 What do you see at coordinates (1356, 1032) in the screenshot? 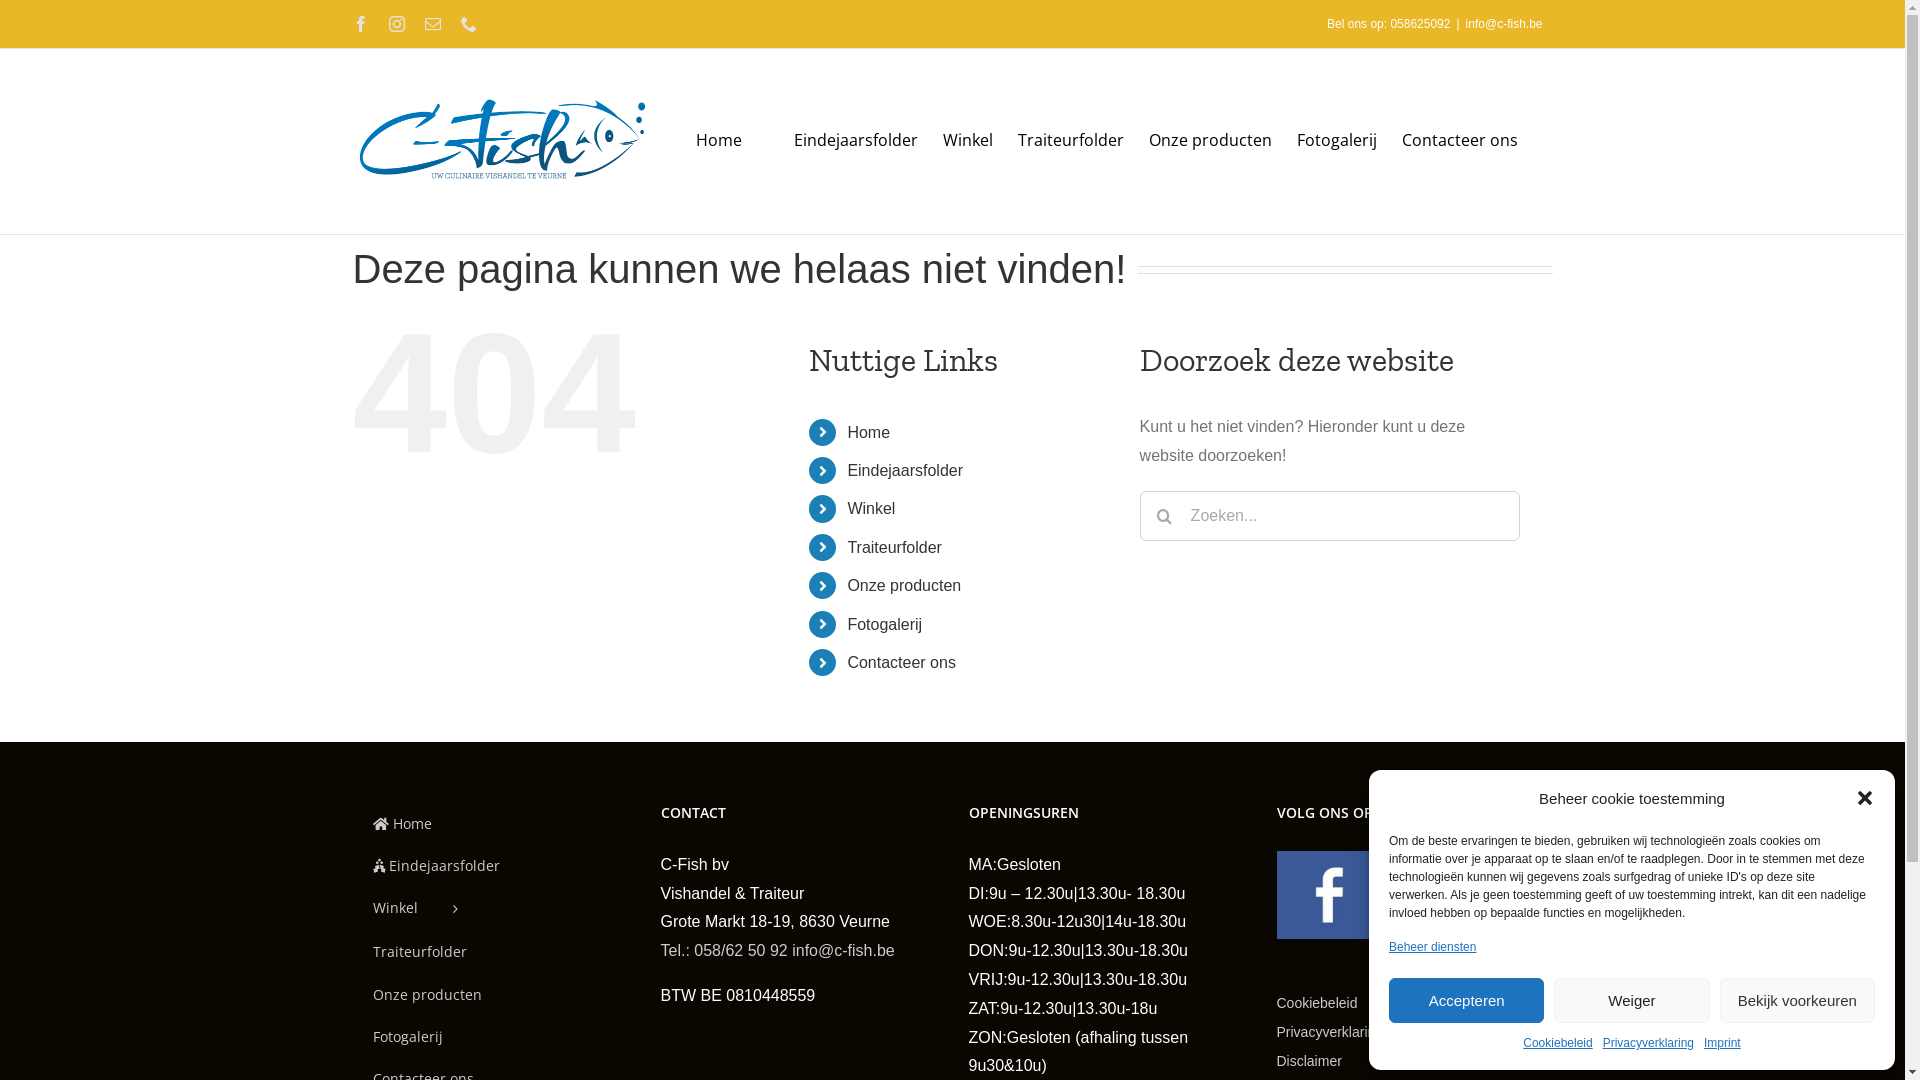
I see `'Privacyverklaring'` at bounding box center [1356, 1032].